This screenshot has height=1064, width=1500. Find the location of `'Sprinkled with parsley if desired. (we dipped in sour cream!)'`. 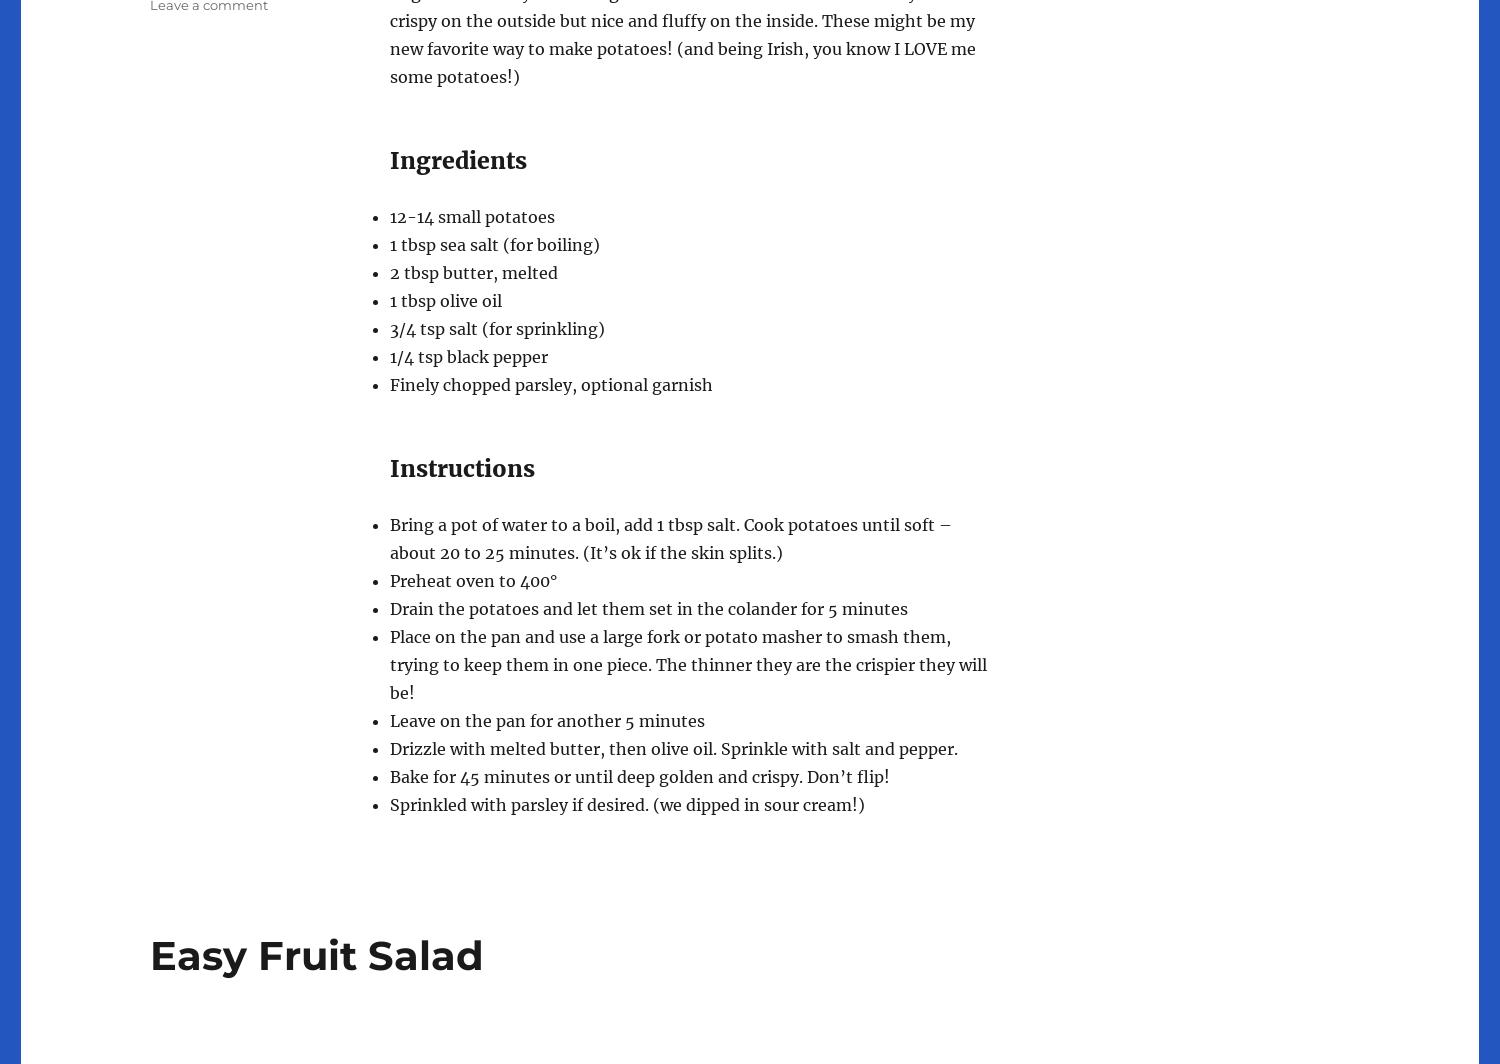

'Sprinkled with parsley if desired. (we dipped in sour cream!)' is located at coordinates (390, 803).